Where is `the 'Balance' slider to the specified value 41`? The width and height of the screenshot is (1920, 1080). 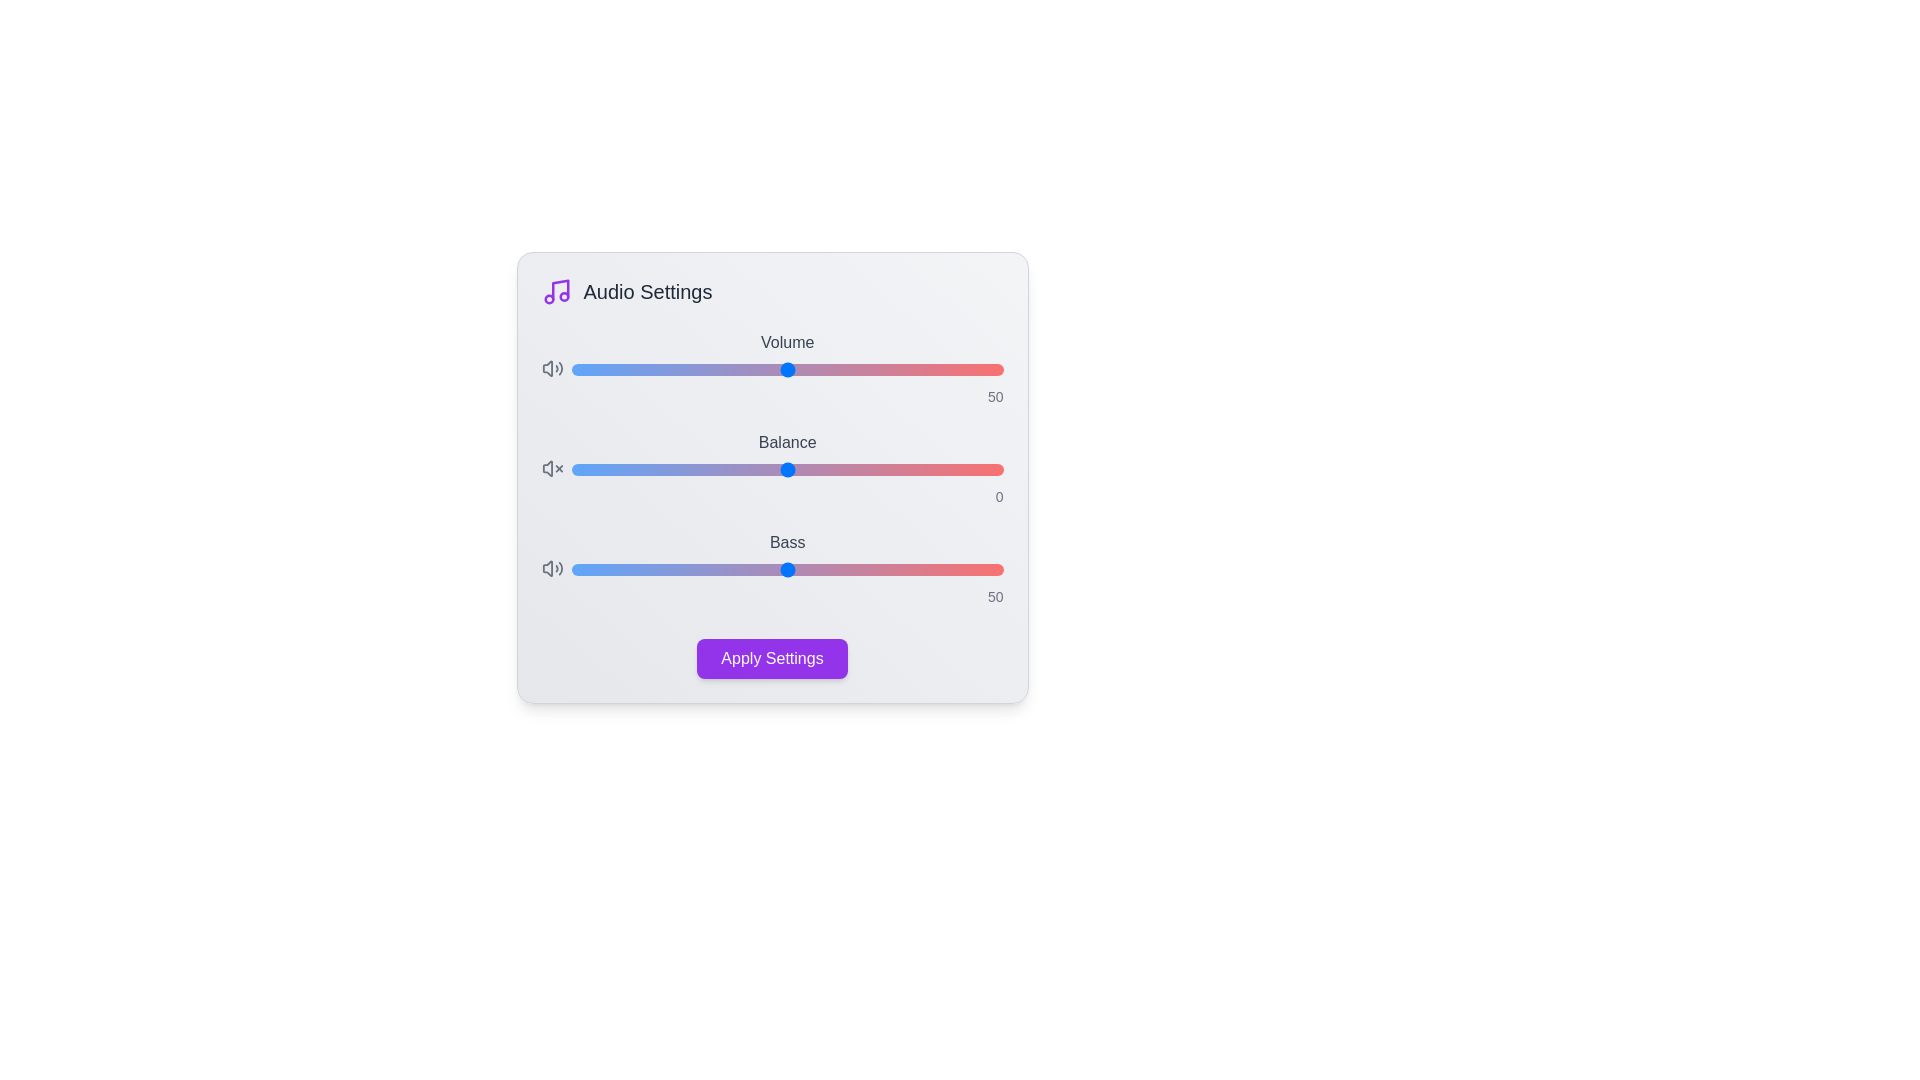 the 'Balance' slider to the specified value 41 is located at coordinates (964, 470).